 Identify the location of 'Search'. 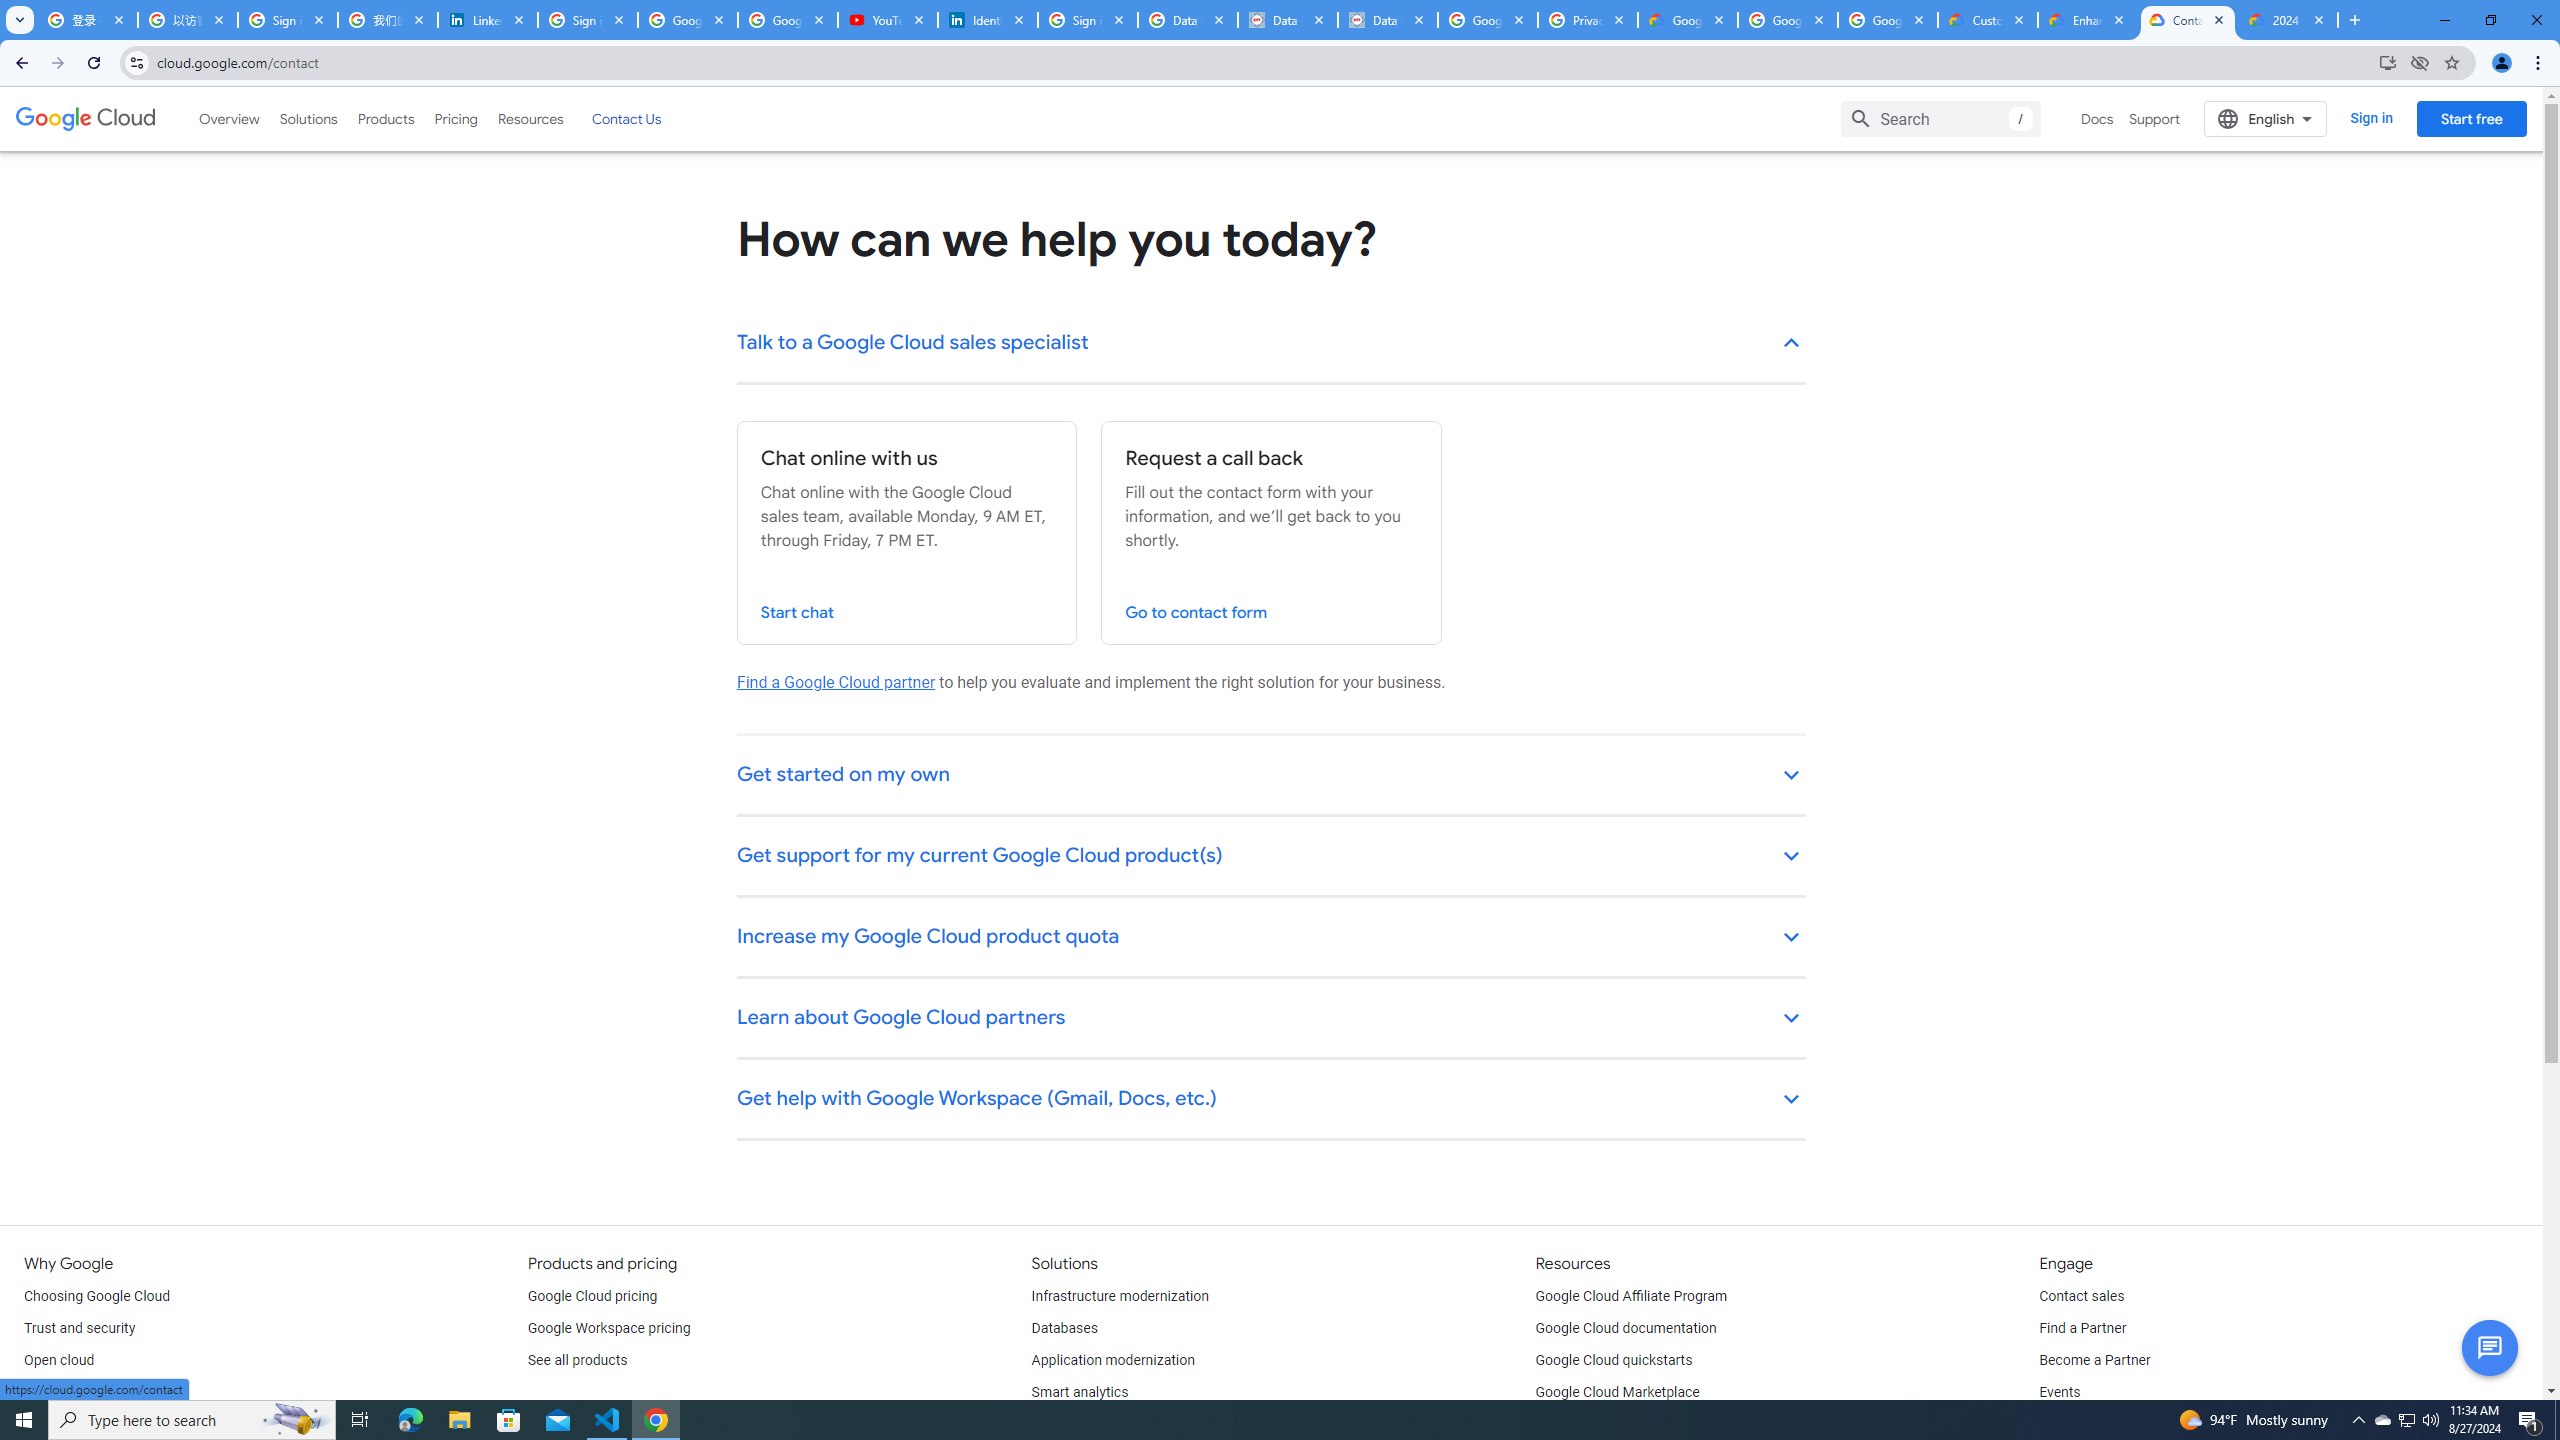
(1940, 118).